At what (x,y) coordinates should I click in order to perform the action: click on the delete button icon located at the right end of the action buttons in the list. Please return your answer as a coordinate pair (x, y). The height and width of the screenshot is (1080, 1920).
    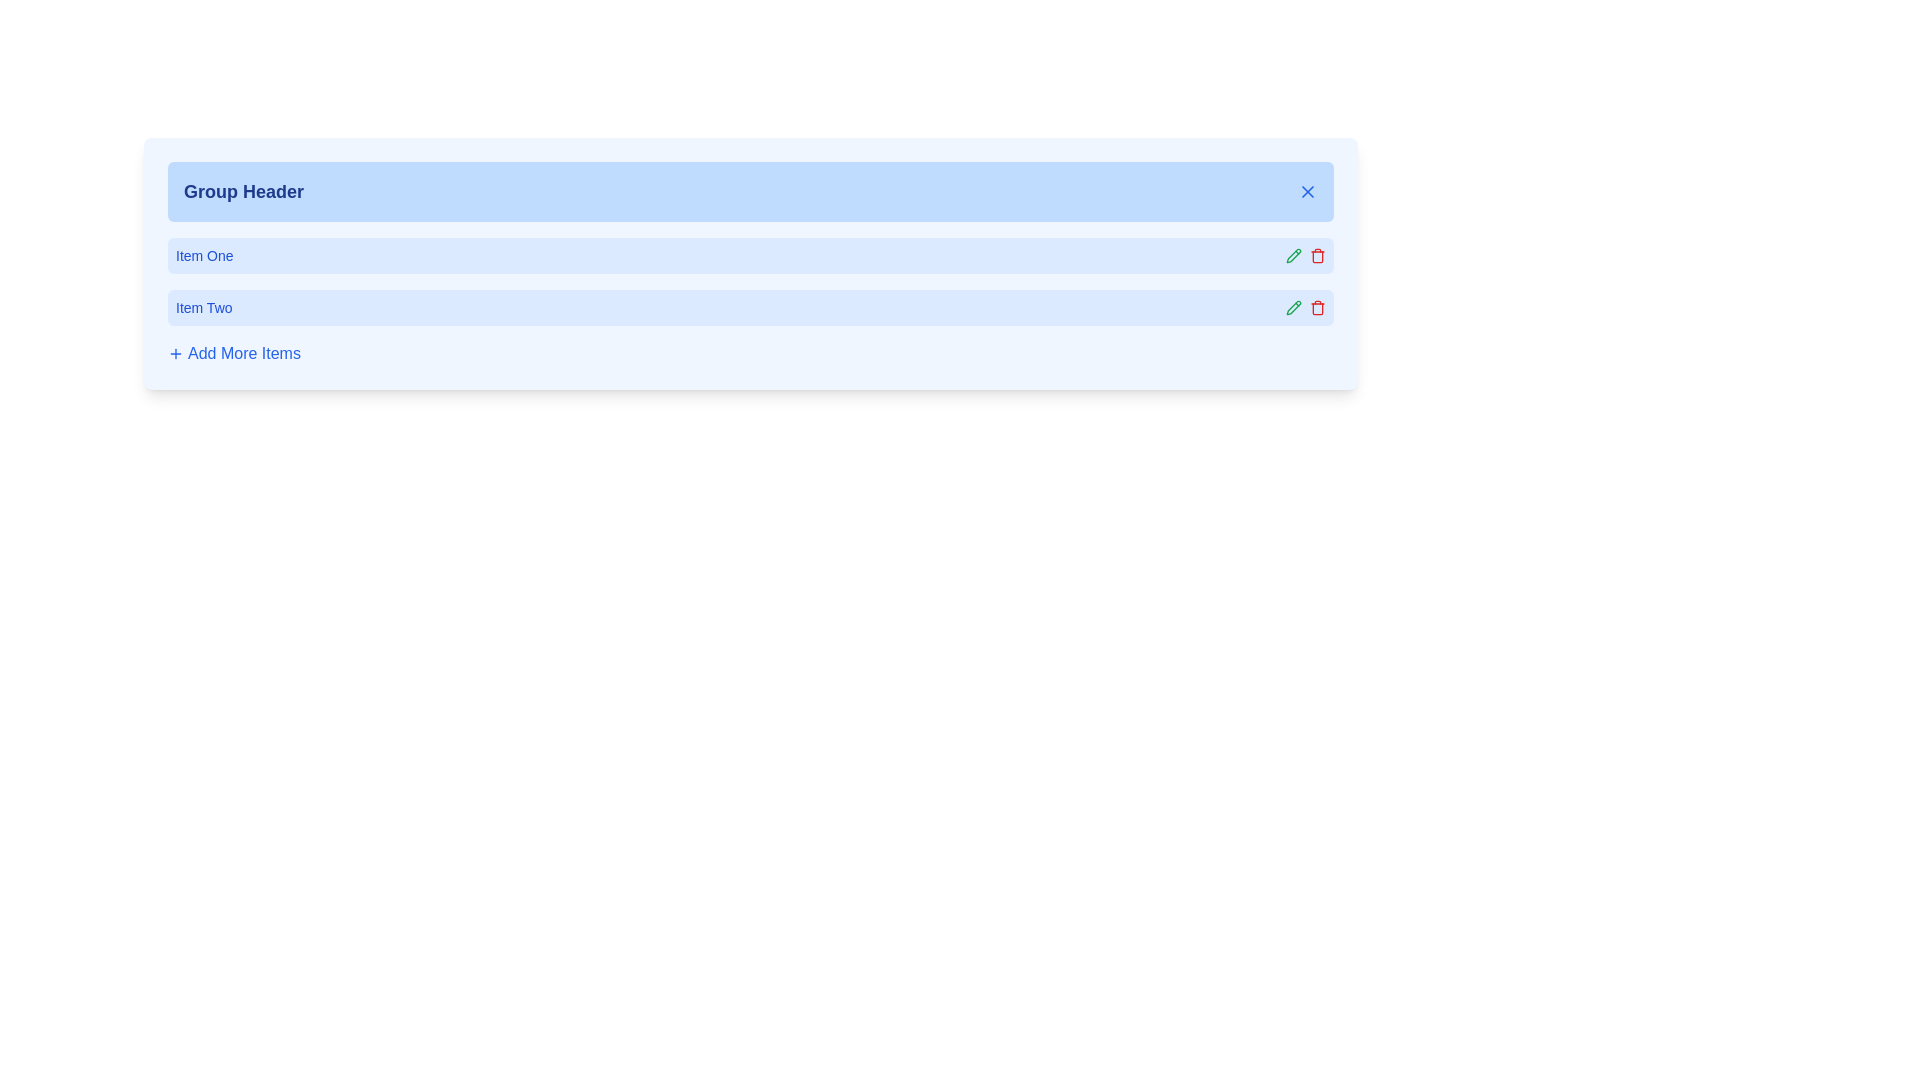
    Looking at the image, I should click on (1318, 254).